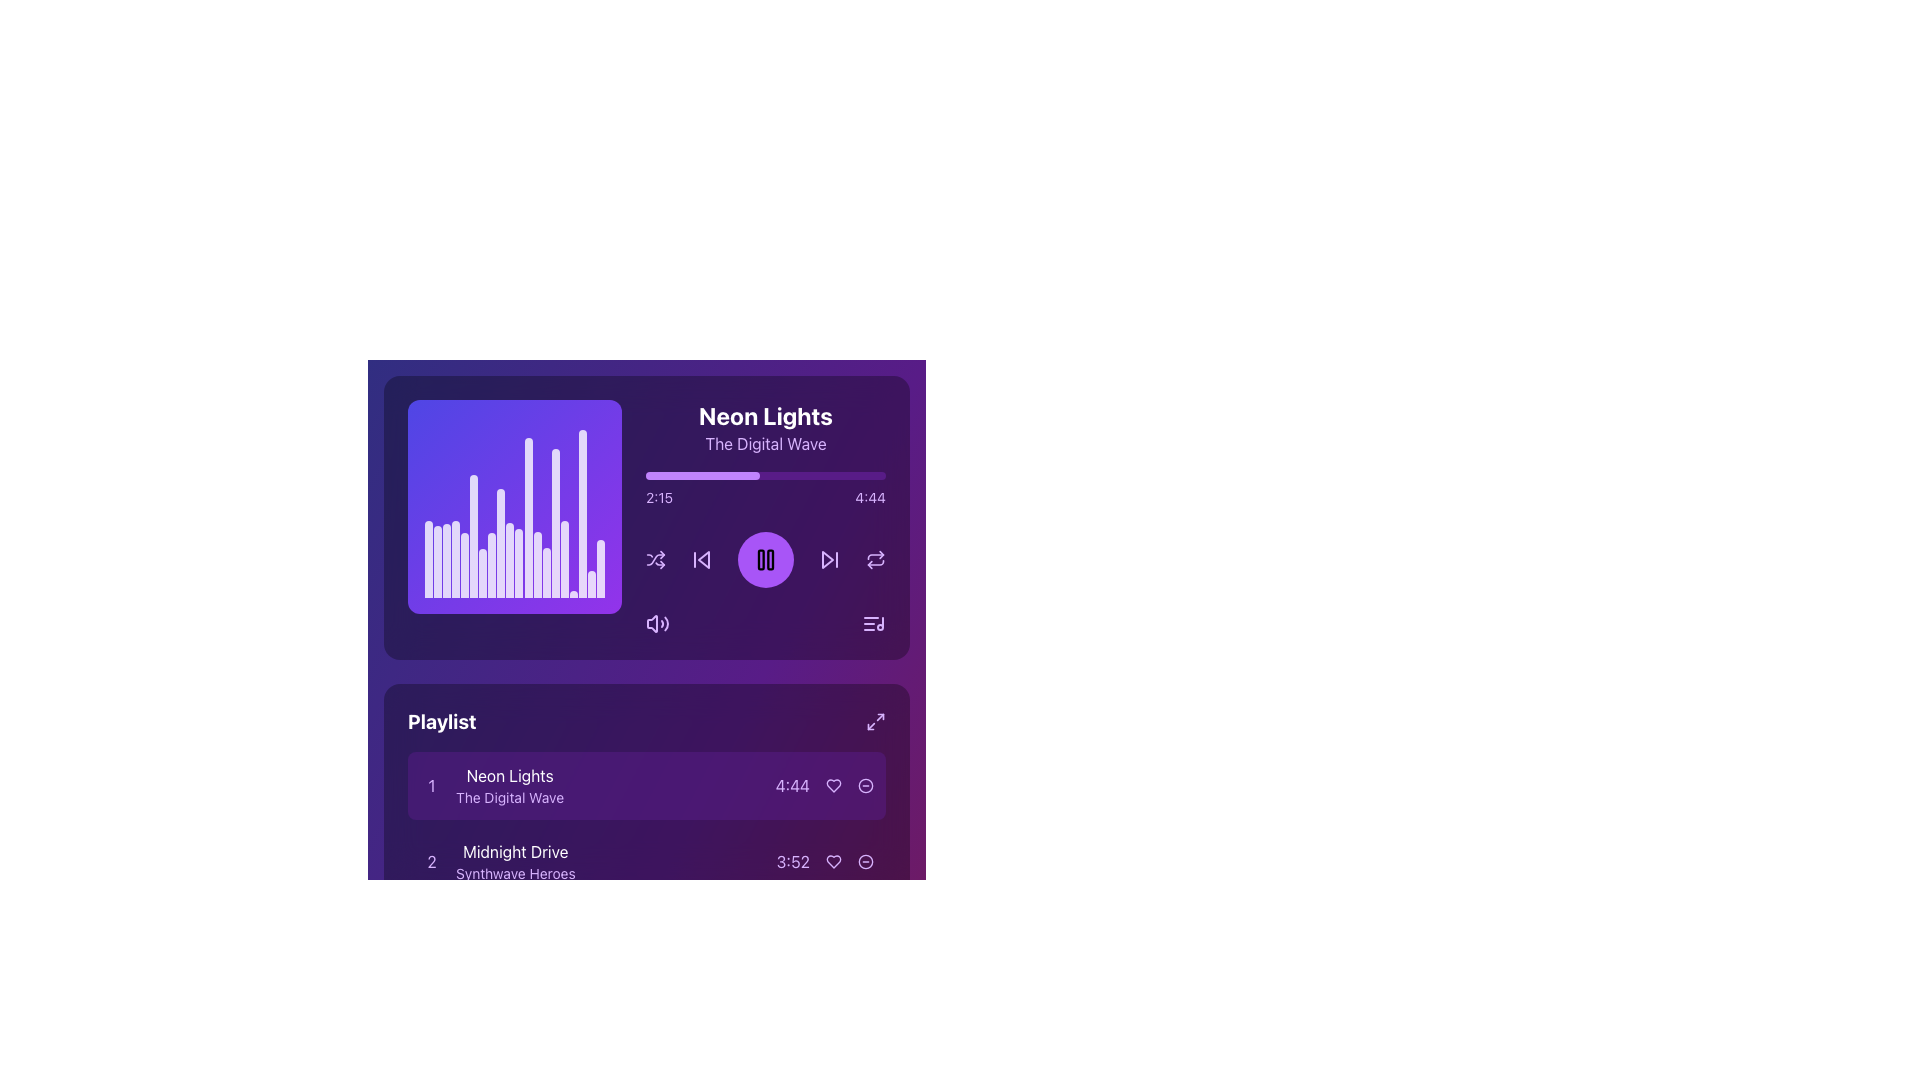  I want to click on the heart-shaped icon located in the second row of the playlist section, next to the track title 'Midnight Drive', so click(834, 860).